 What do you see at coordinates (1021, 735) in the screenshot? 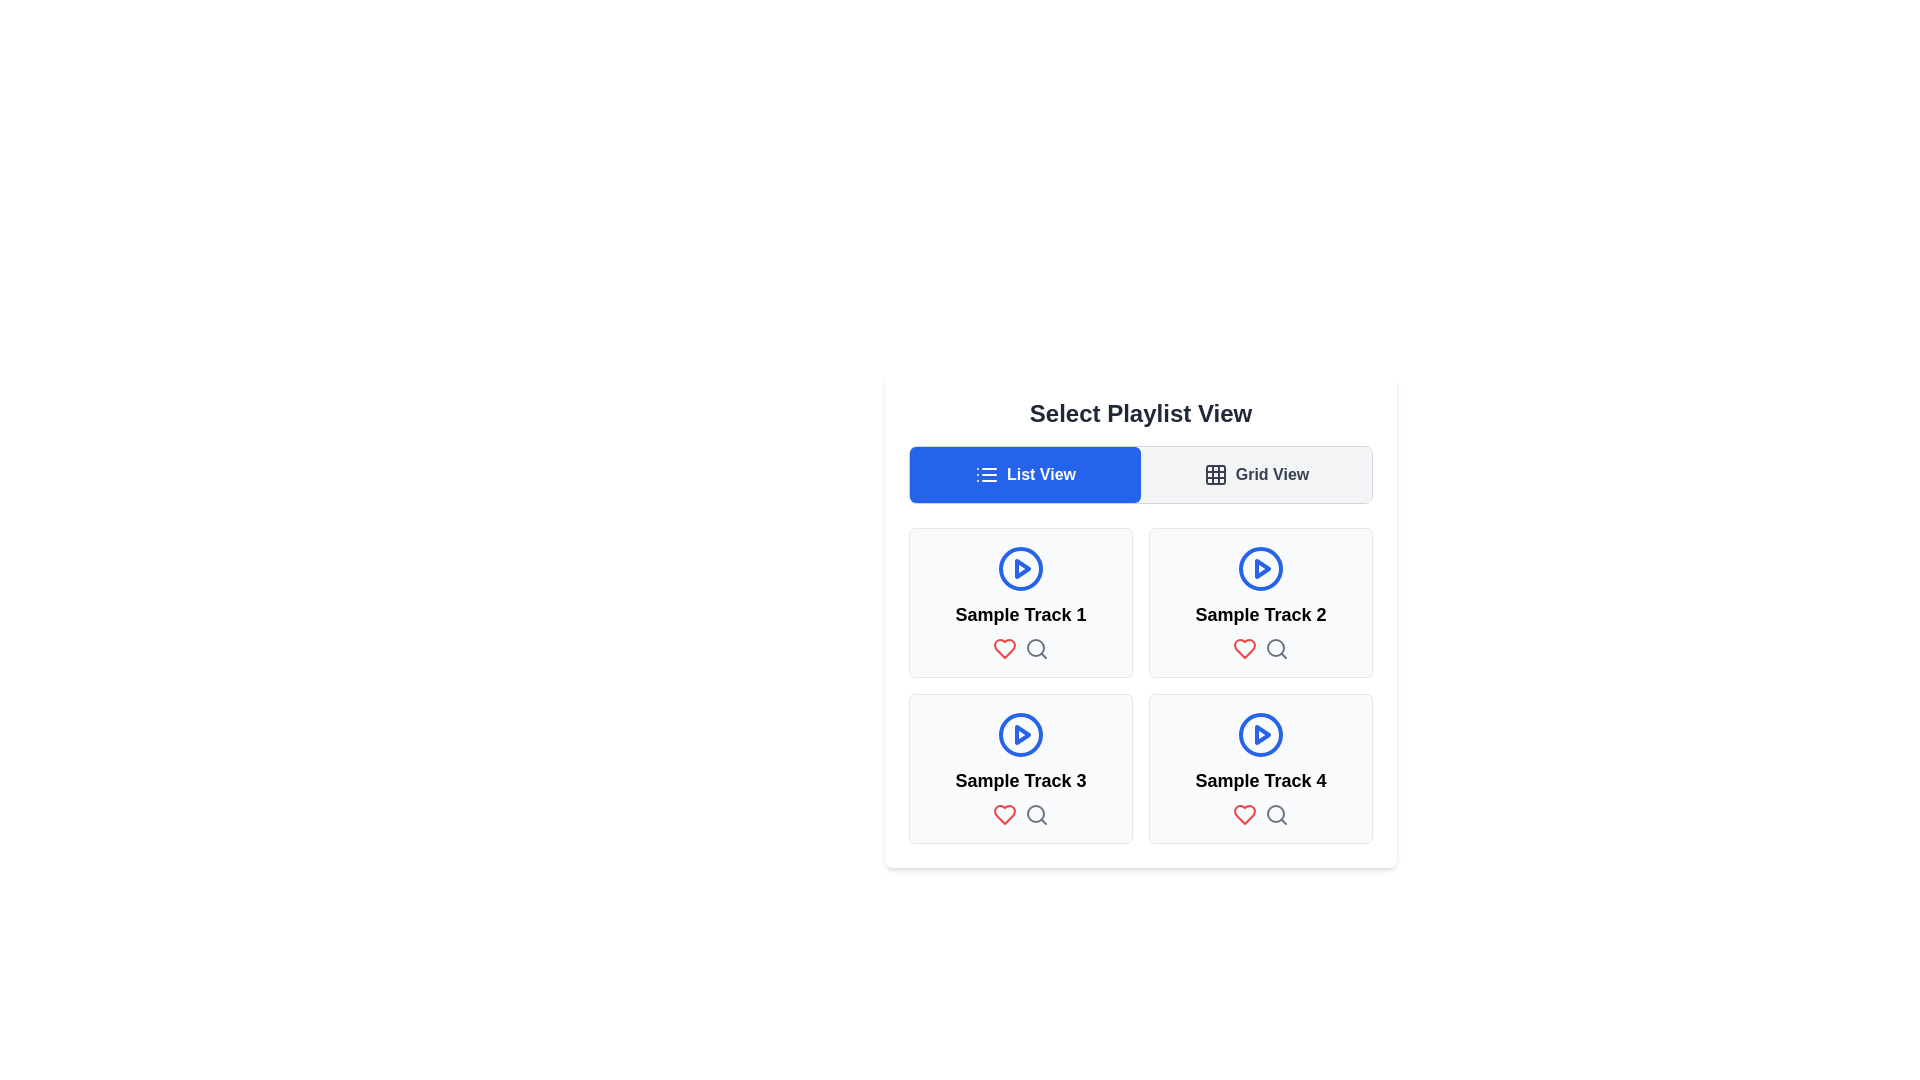
I see `the blue circular play button icon located at the upper center of the 'Sample Track 3' card` at bounding box center [1021, 735].